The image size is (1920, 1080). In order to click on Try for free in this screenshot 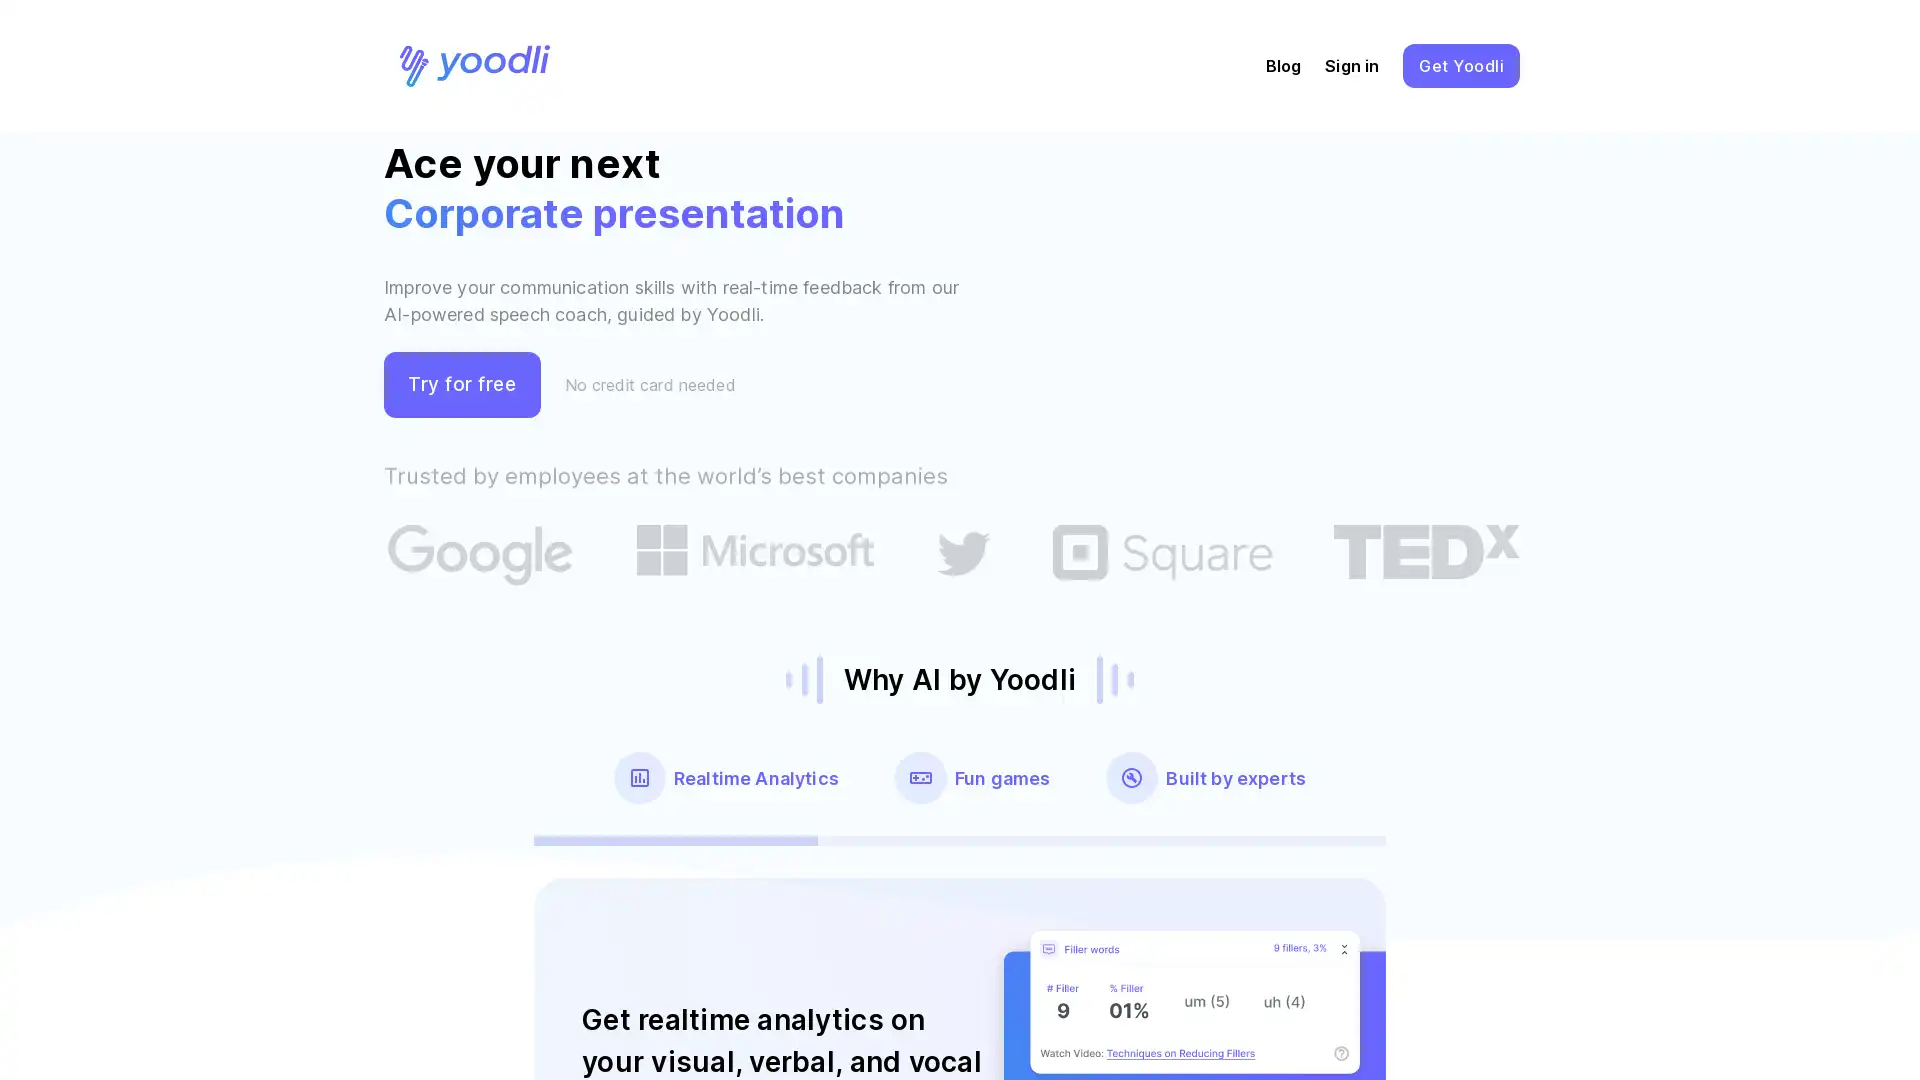, I will do `click(460, 384)`.